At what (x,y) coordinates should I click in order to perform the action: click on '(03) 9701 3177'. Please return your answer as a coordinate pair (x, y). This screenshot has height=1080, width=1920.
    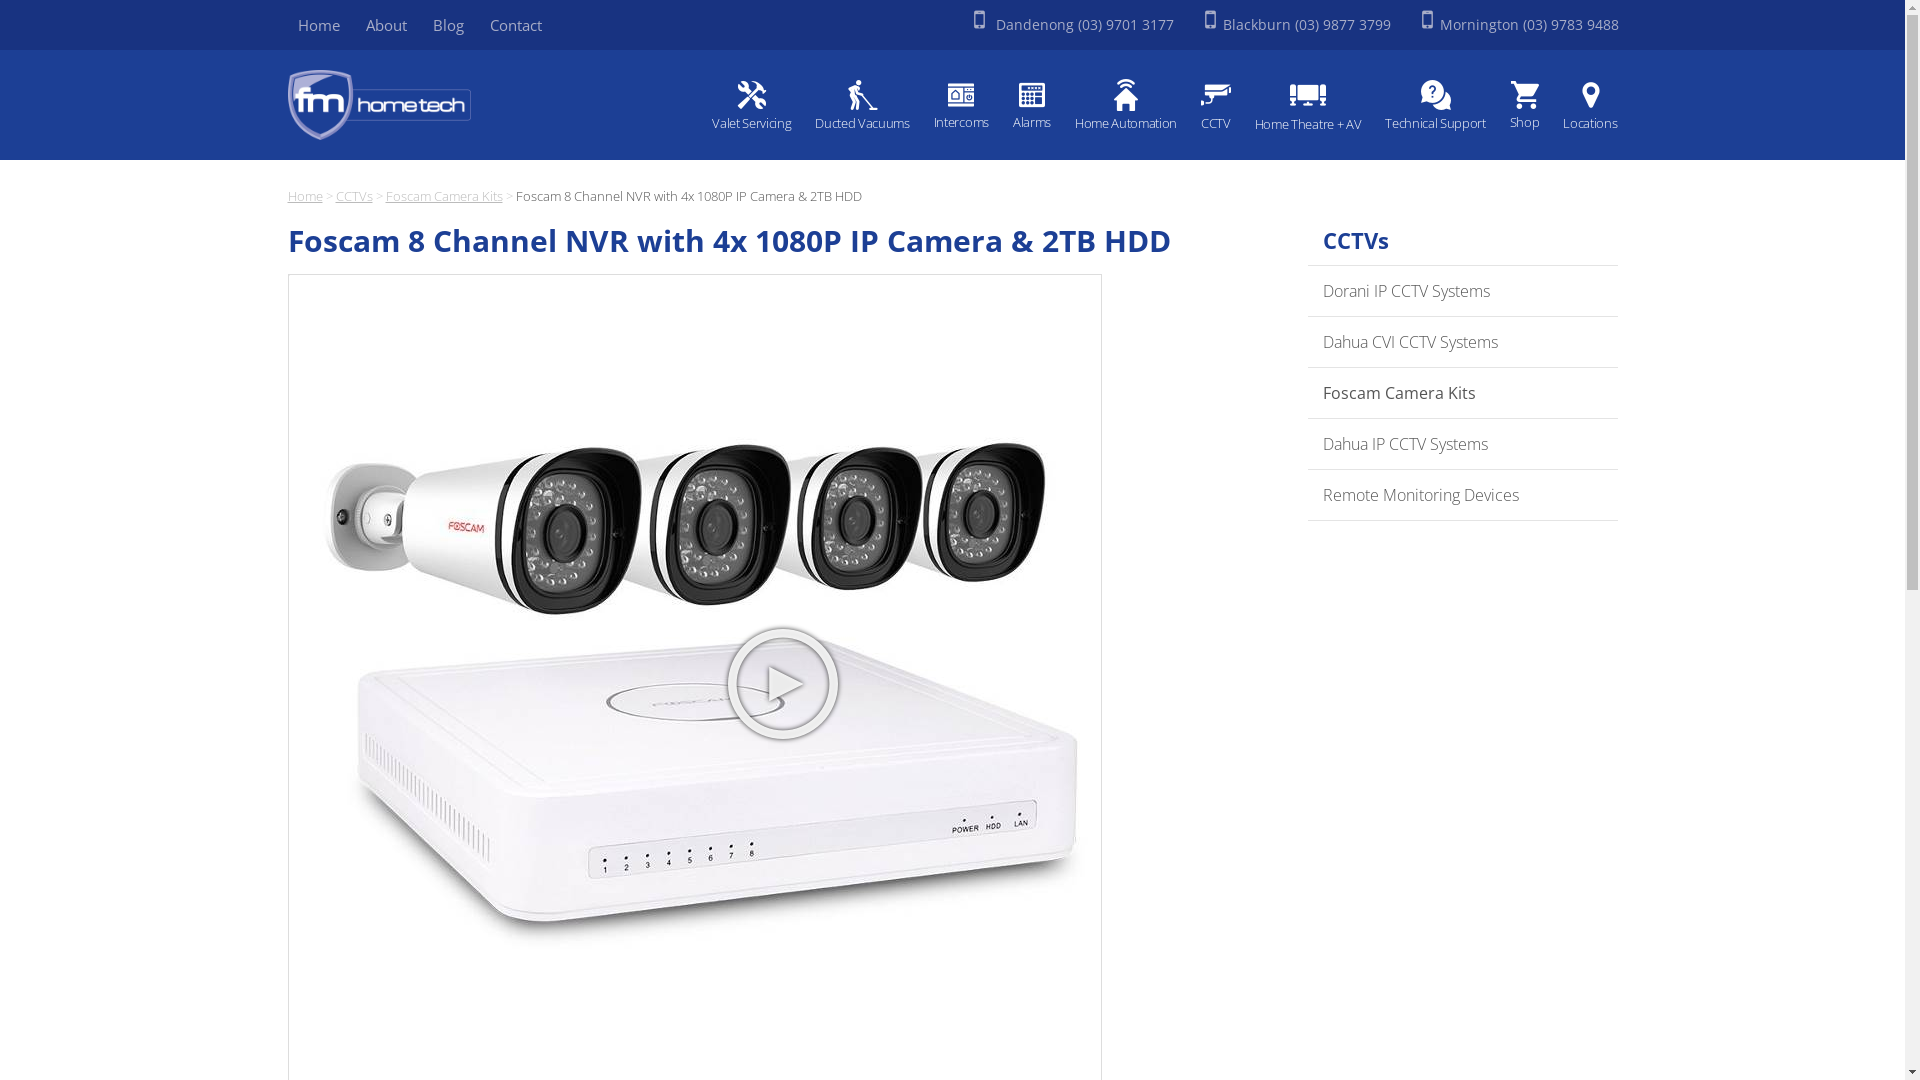
    Looking at the image, I should click on (1126, 24).